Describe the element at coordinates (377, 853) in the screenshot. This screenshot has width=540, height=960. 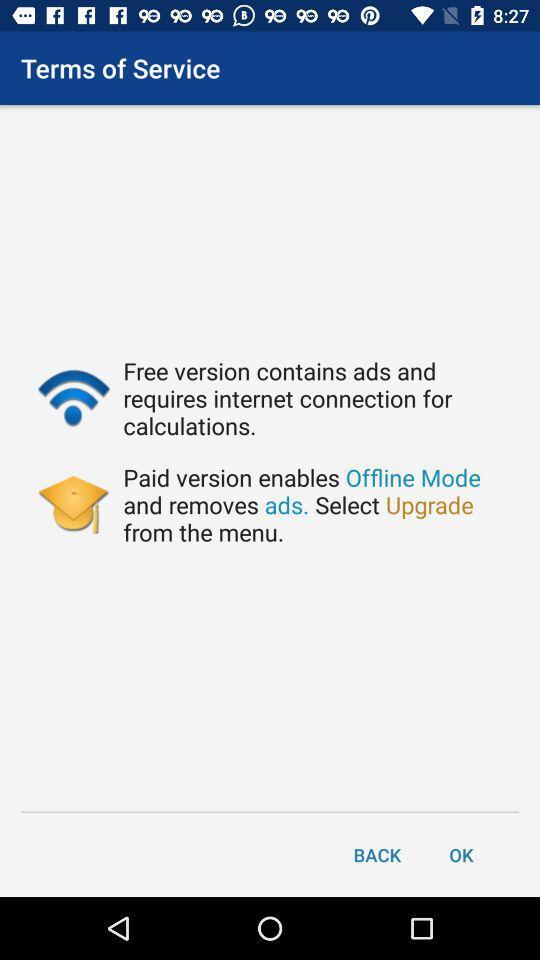
I see `the back item` at that location.